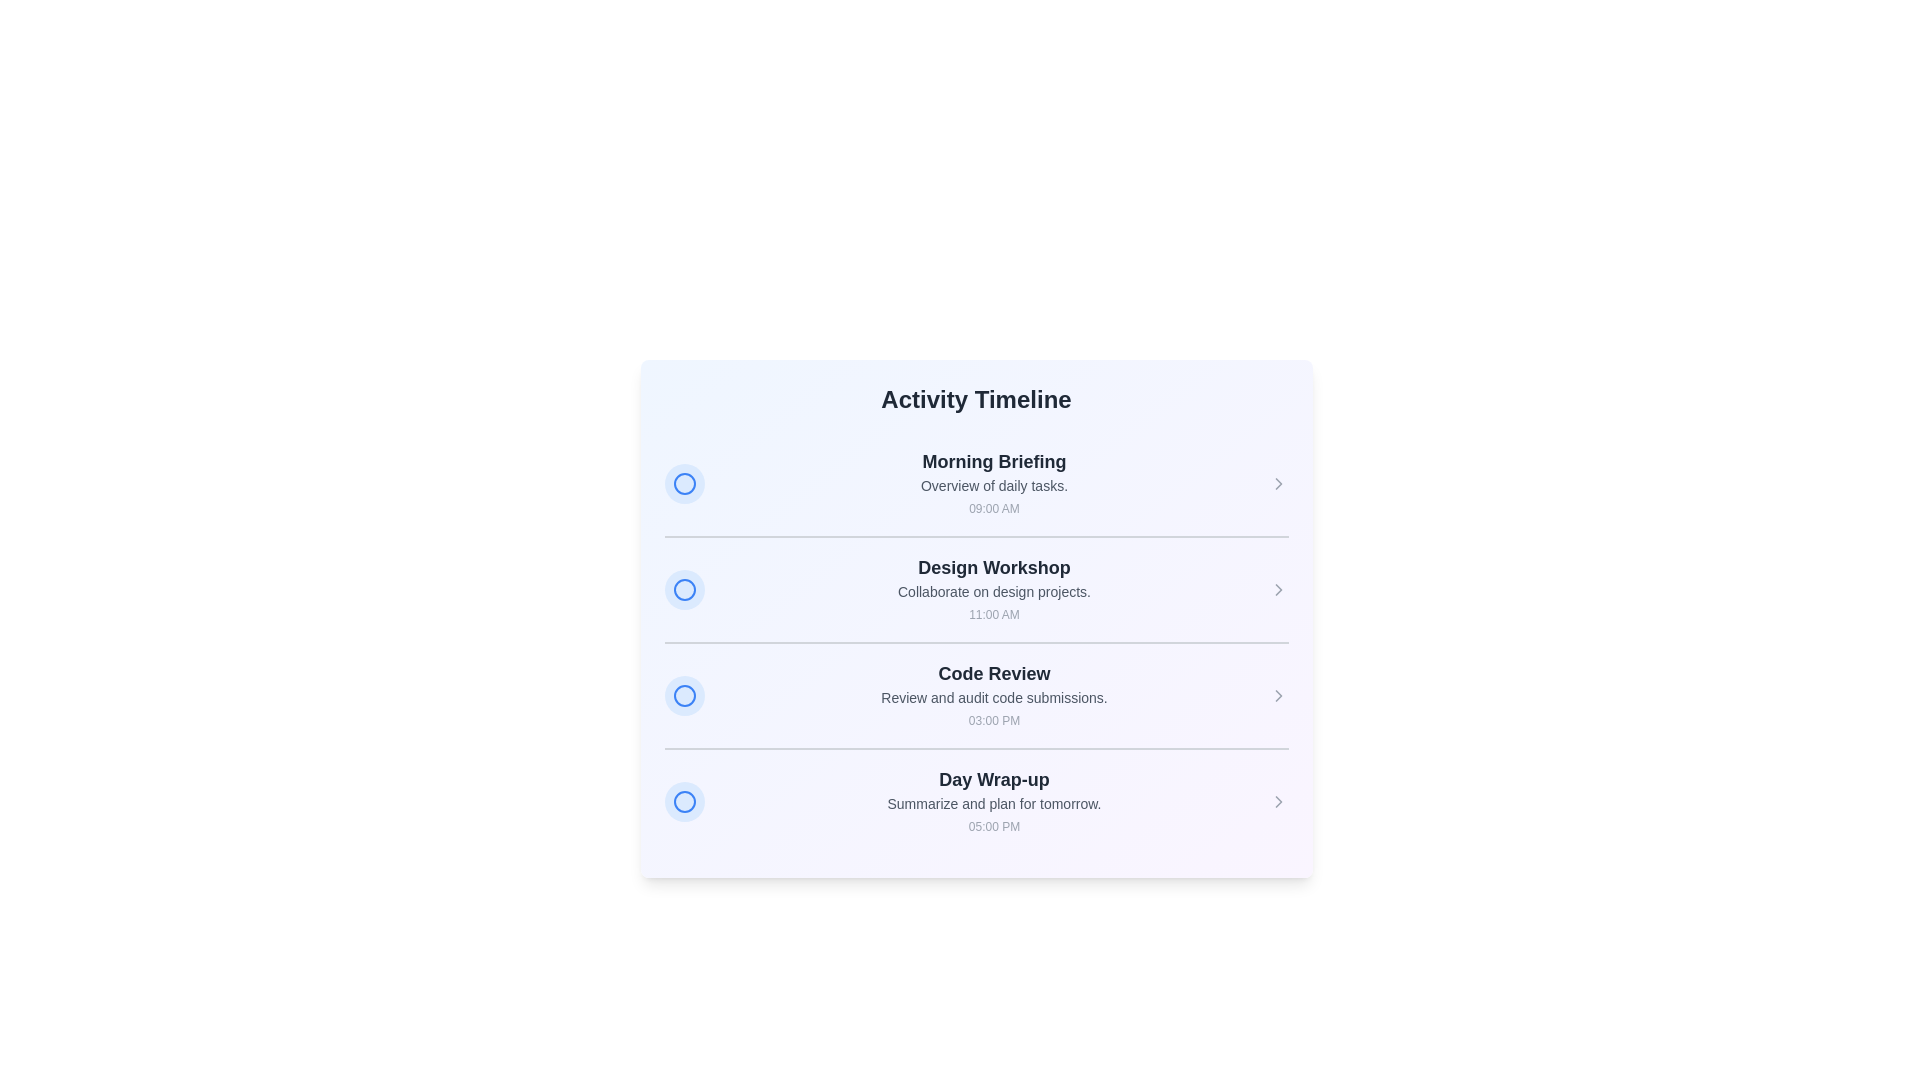  I want to click on the right-pointing chevron-shaped icon styled in gray, positioned at the end of the 'Morning Briefing' row in the 'Activity Timeline' section, so click(1277, 483).